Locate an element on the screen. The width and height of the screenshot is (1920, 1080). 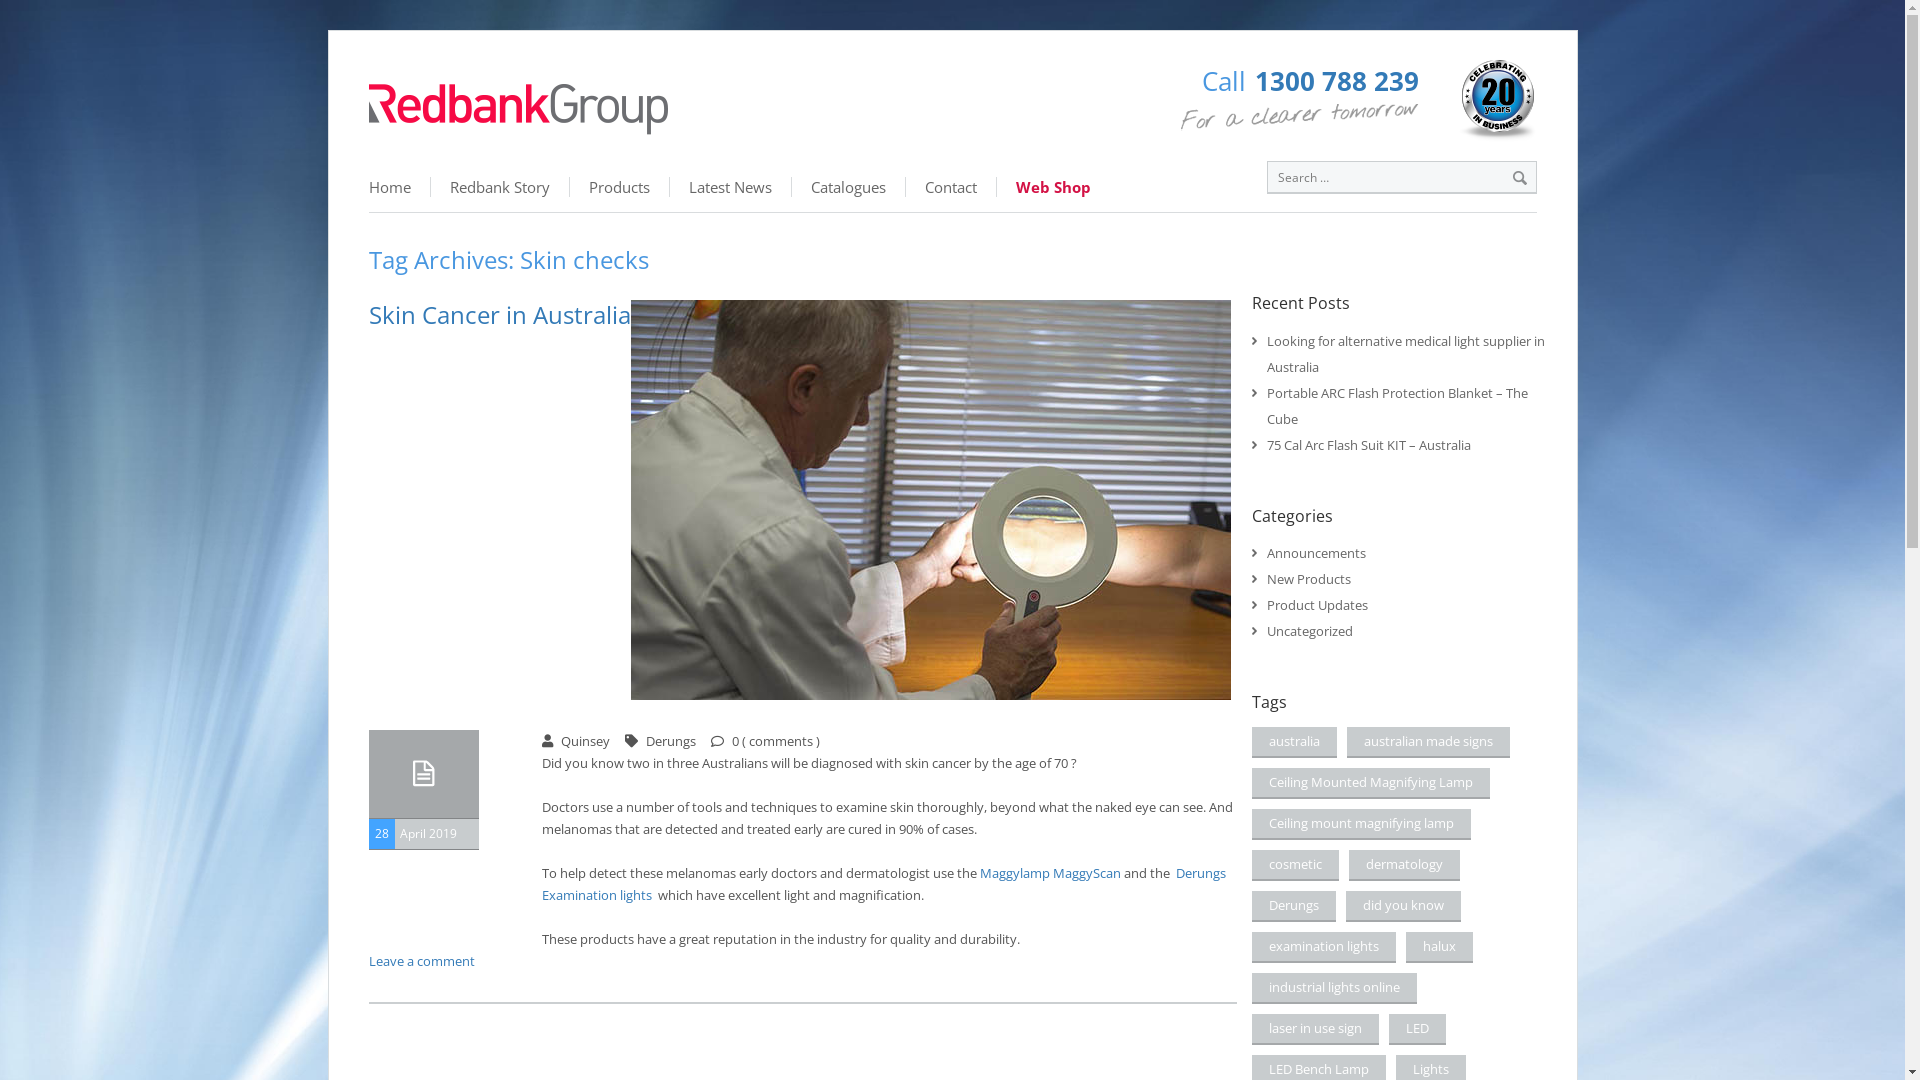
'examination lights' is located at coordinates (1324, 946).